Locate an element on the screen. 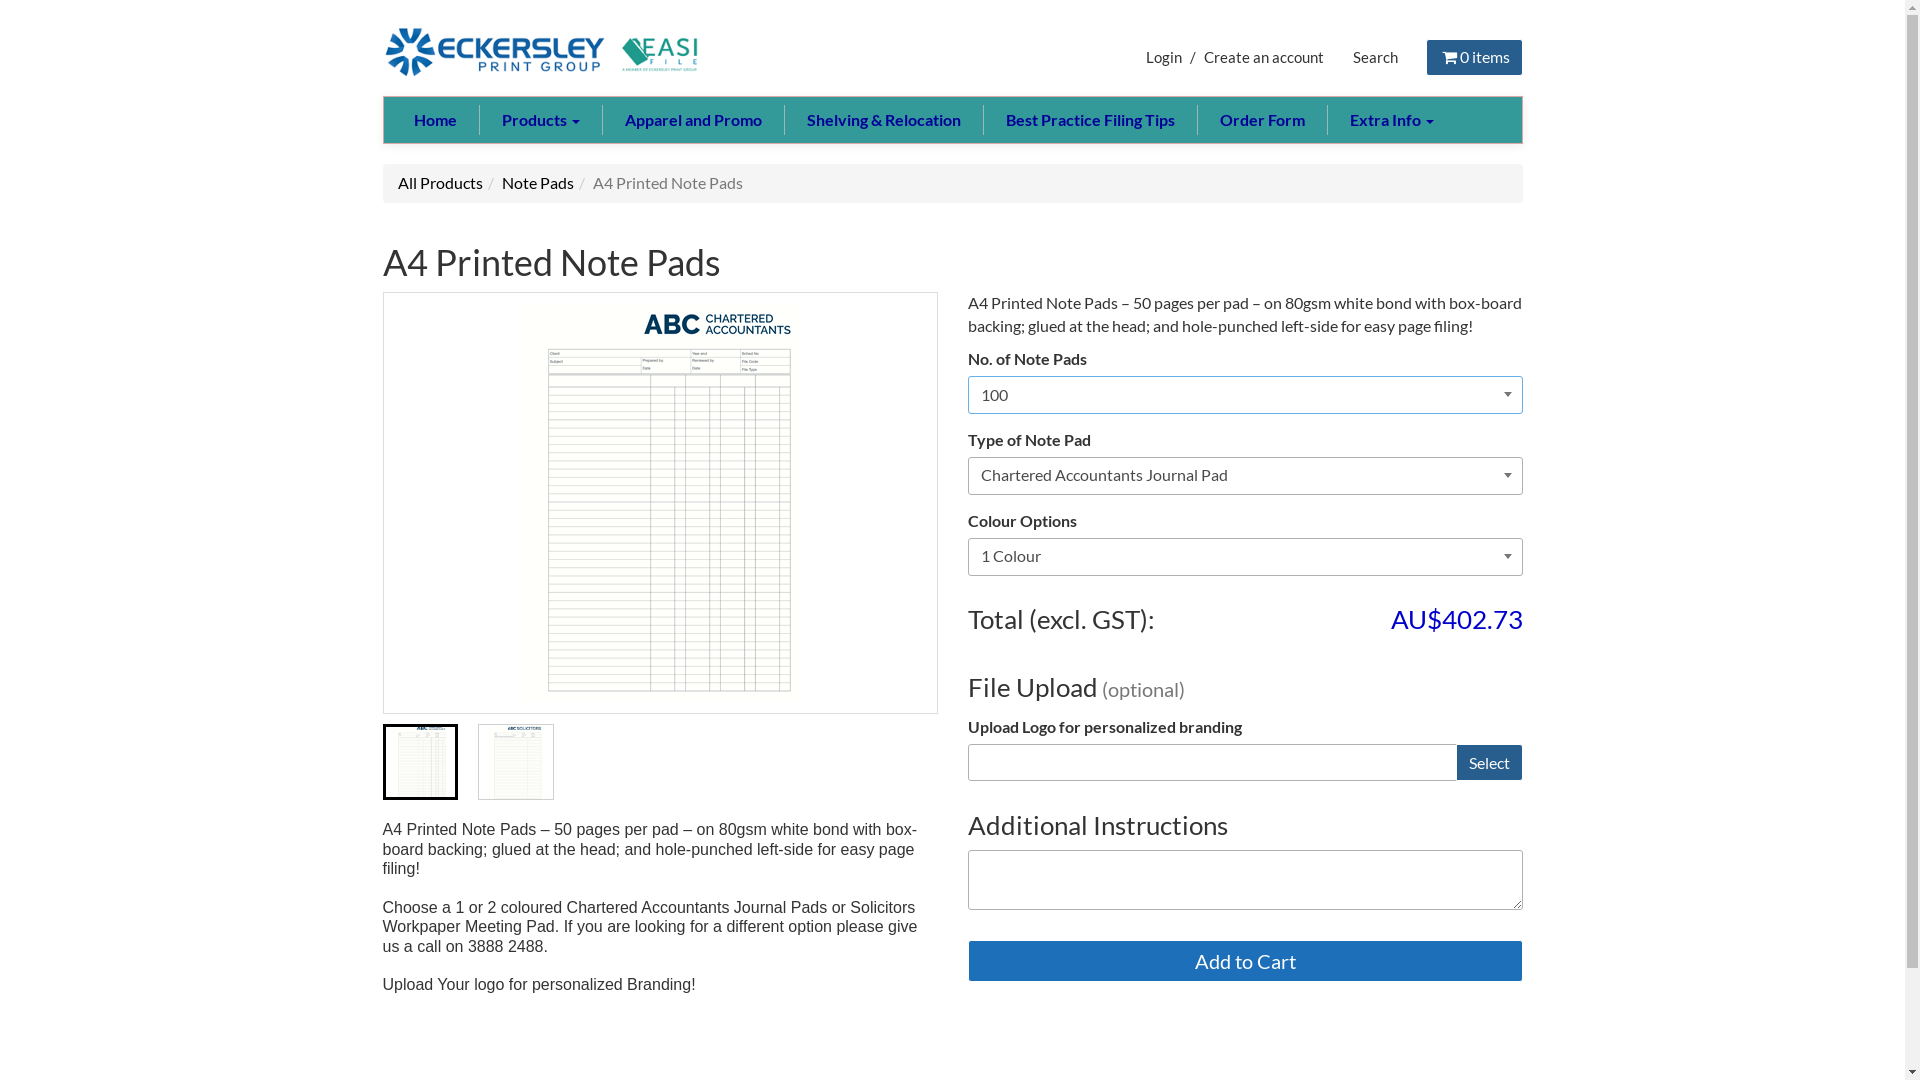 The height and width of the screenshot is (1080, 1920). 'Apparel and Promo' is located at coordinates (692, 119).